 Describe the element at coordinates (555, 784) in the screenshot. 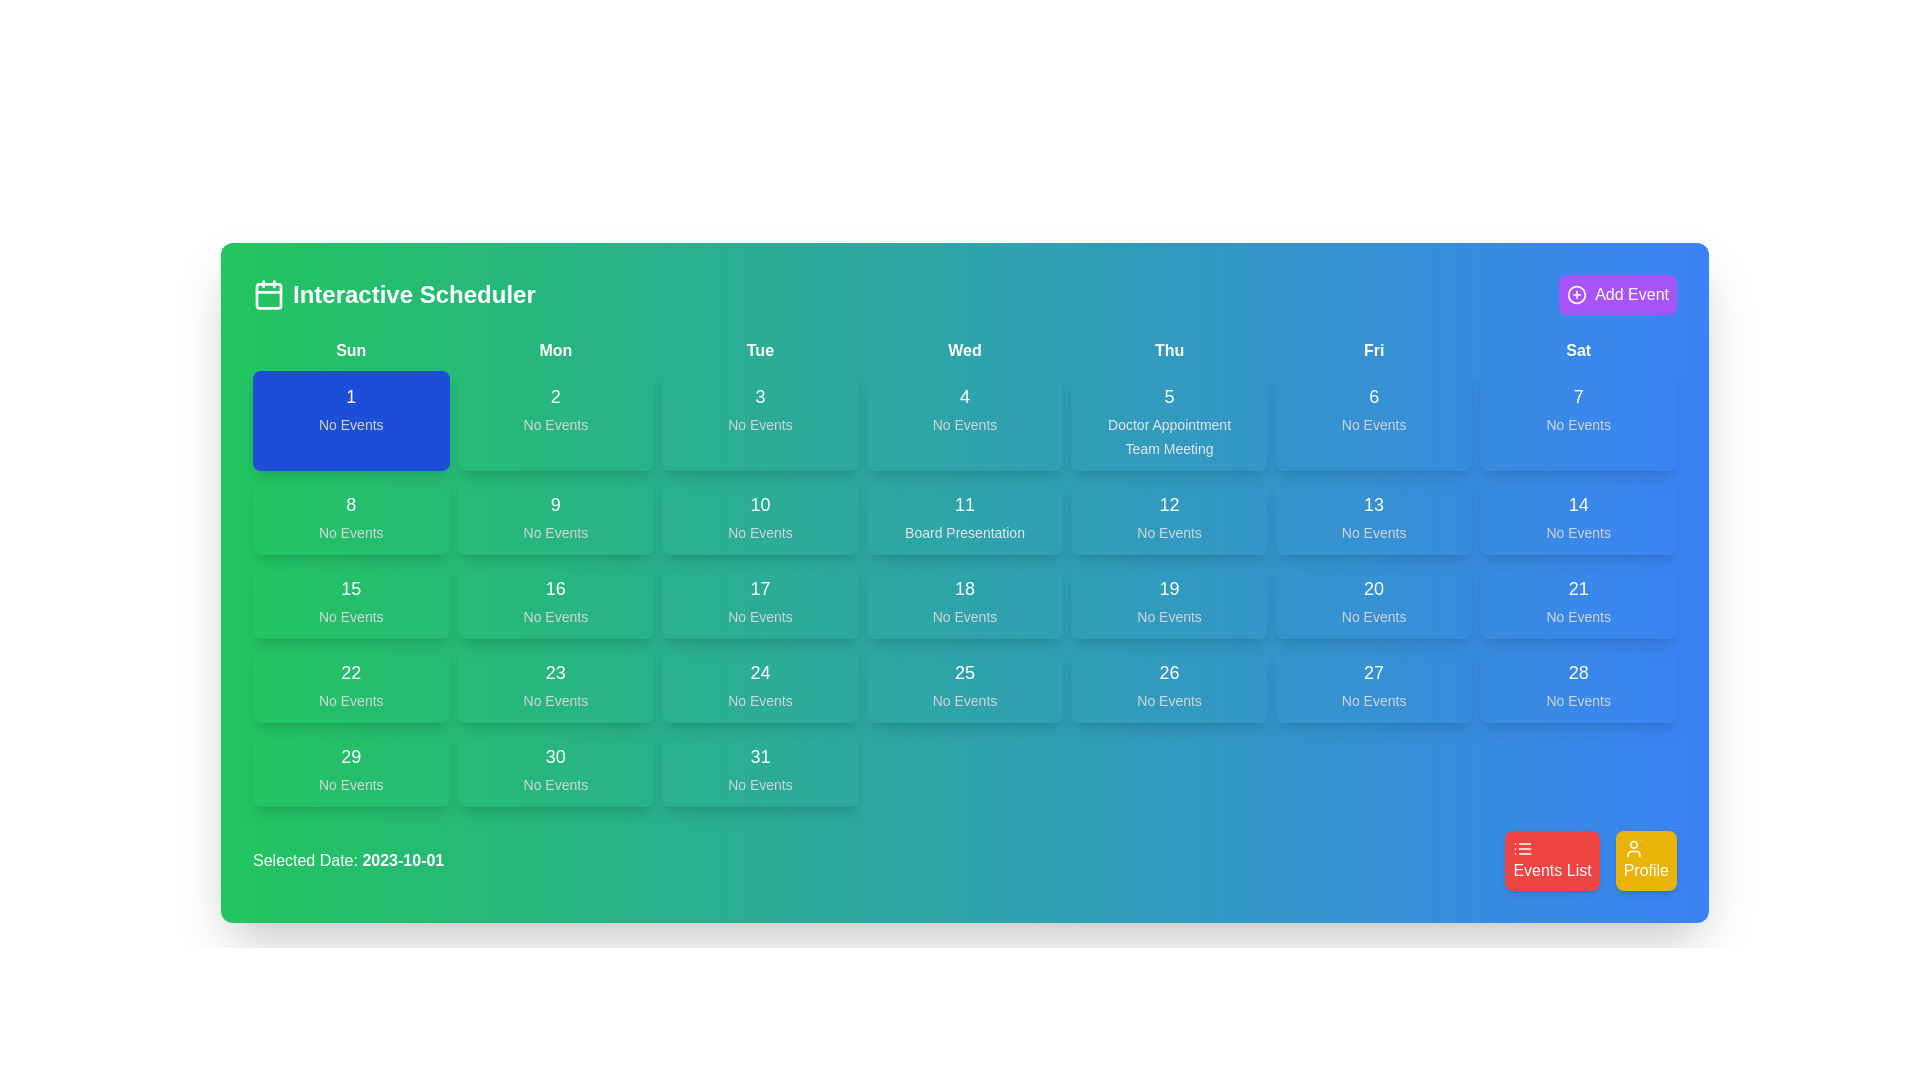

I see `the informational content of the 'No Events' text label located below the number 30 in the calendar interface` at that location.